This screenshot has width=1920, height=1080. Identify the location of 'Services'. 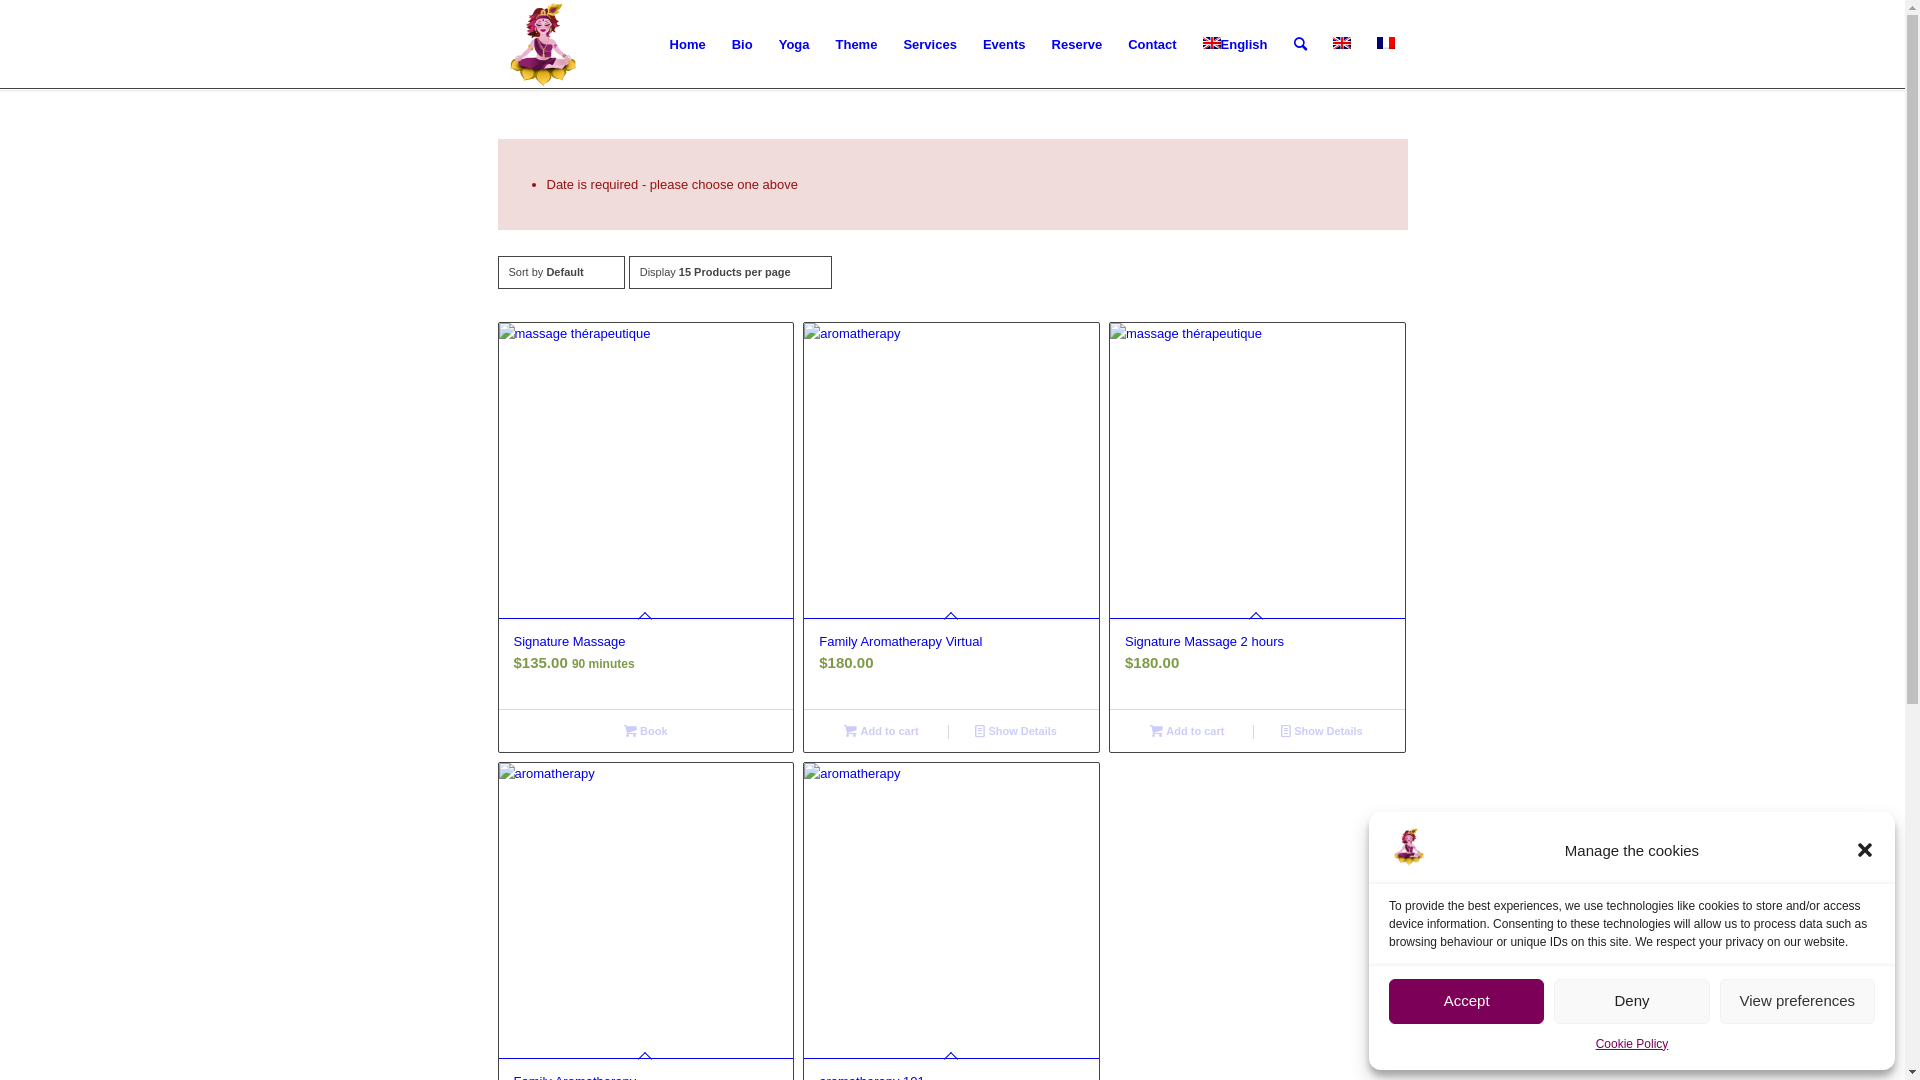
(929, 45).